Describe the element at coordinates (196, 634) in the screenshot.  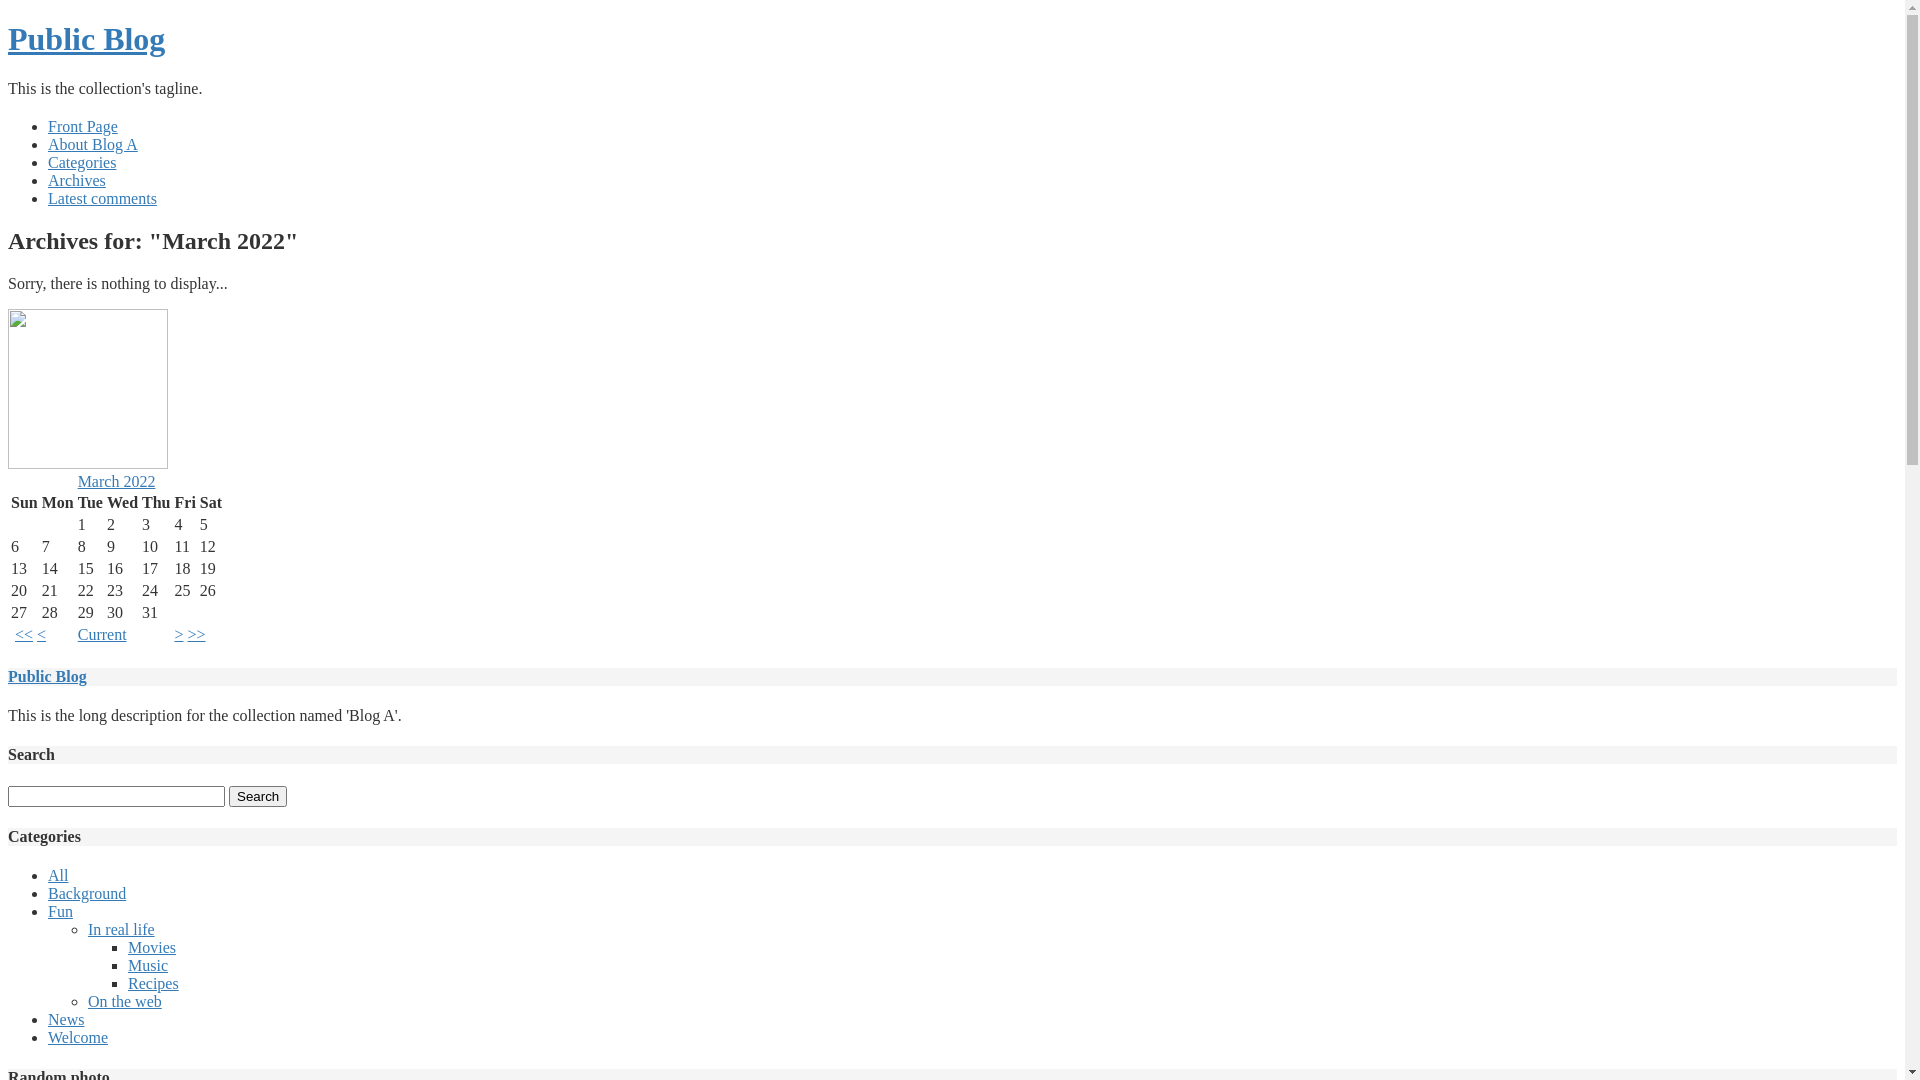
I see `'>>'` at that location.